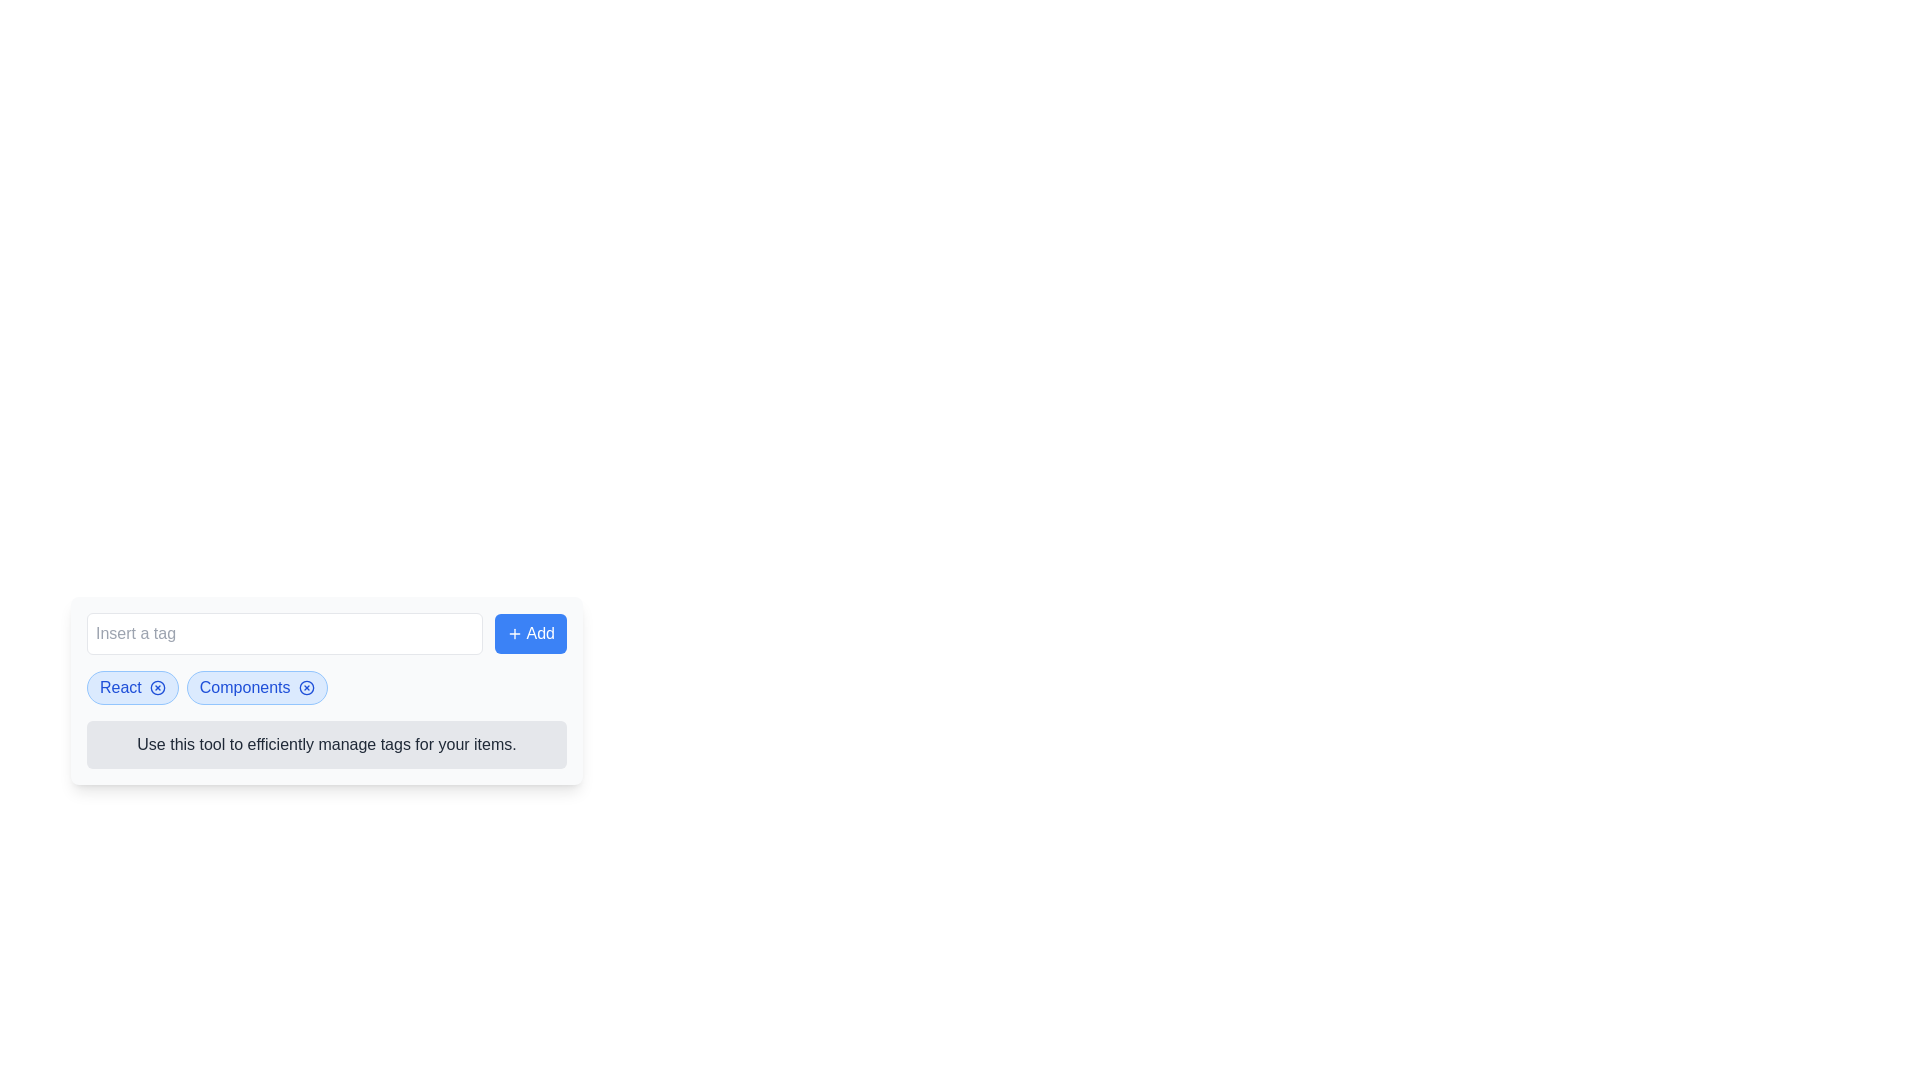  I want to click on the hollow circle with a thin outline surrounding the 'x' mark near the 'Components' tag, which represents a close or dismiss functionality, so click(305, 686).